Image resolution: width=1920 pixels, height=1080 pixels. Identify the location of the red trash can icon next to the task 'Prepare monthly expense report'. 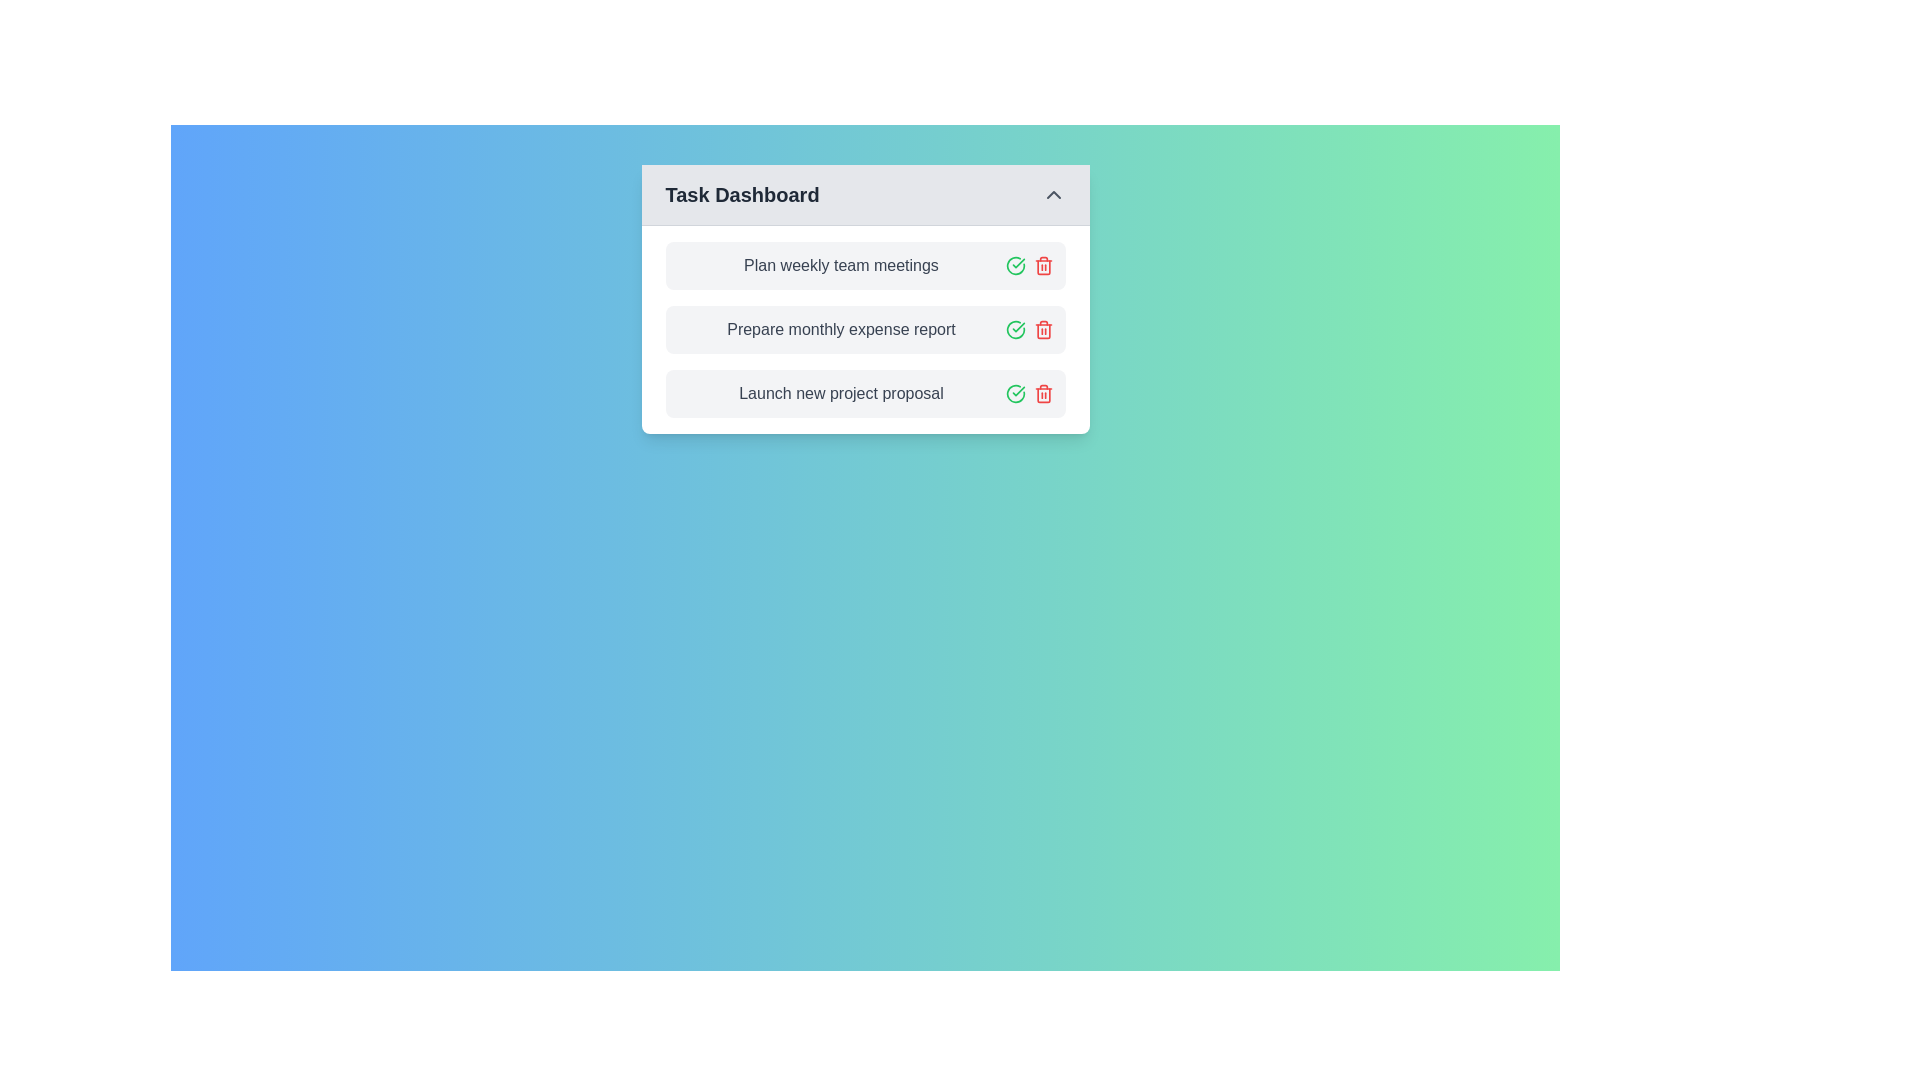
(1042, 329).